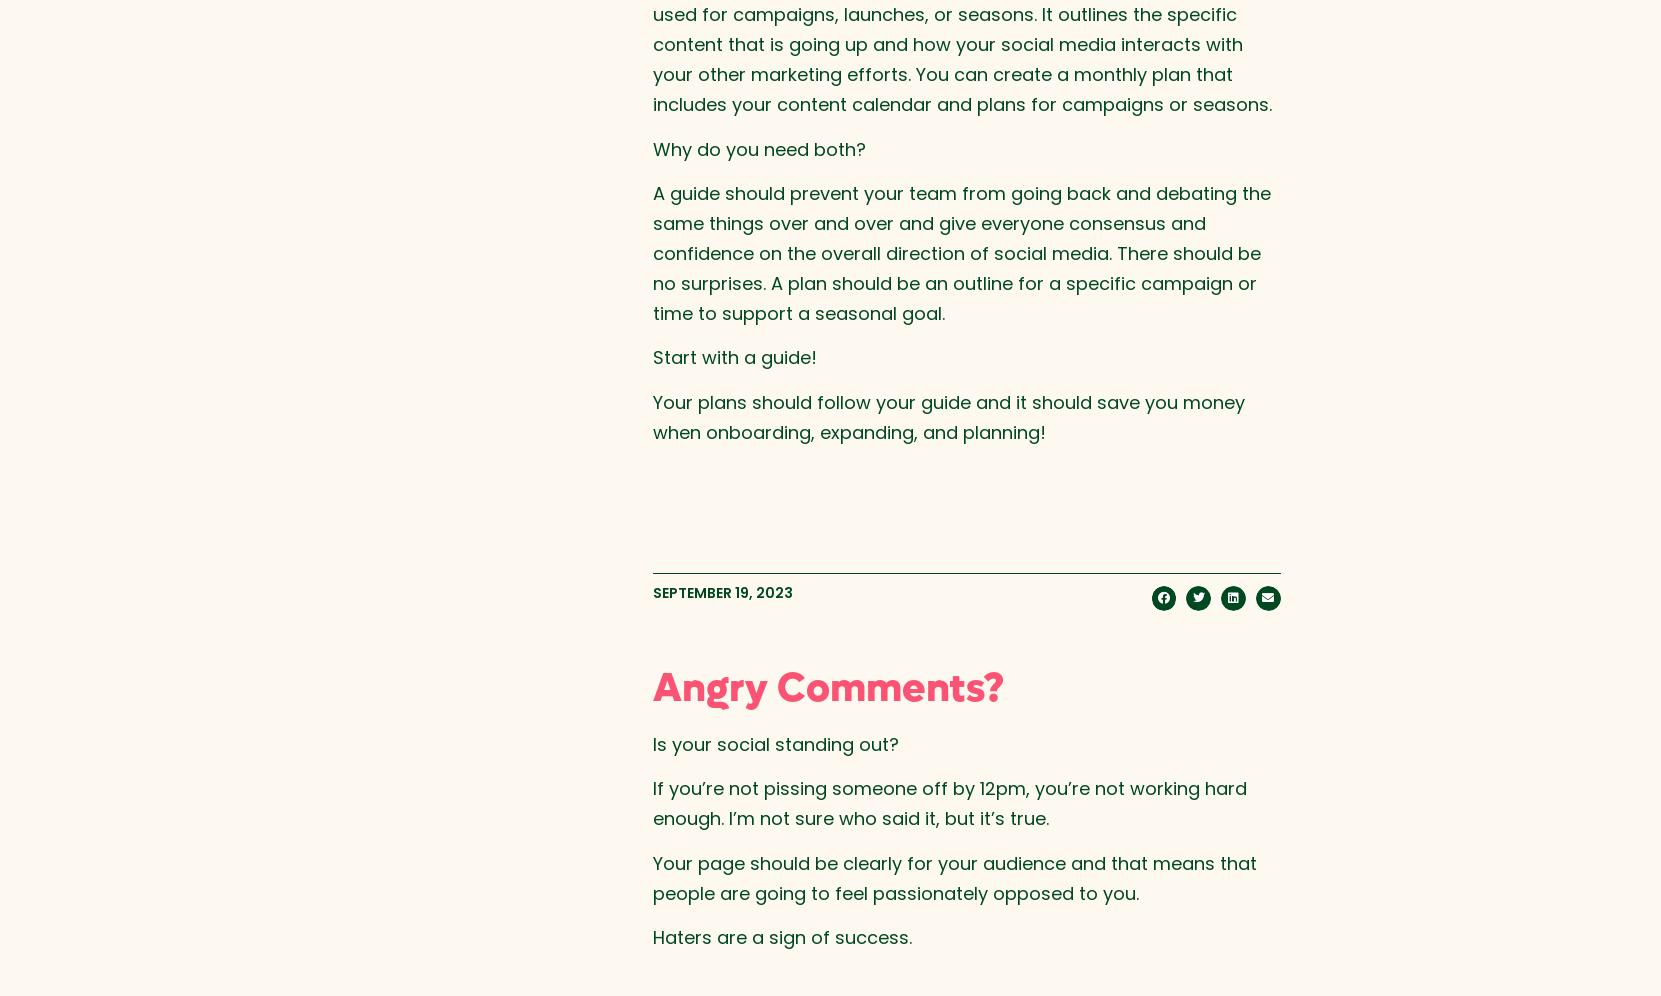 This screenshot has height=996, width=1661. I want to click on 'If you’re not pissing someone off by 12pm, you’re not working hard enough. I’m not sure who said it, but it’s true.', so click(947, 802).